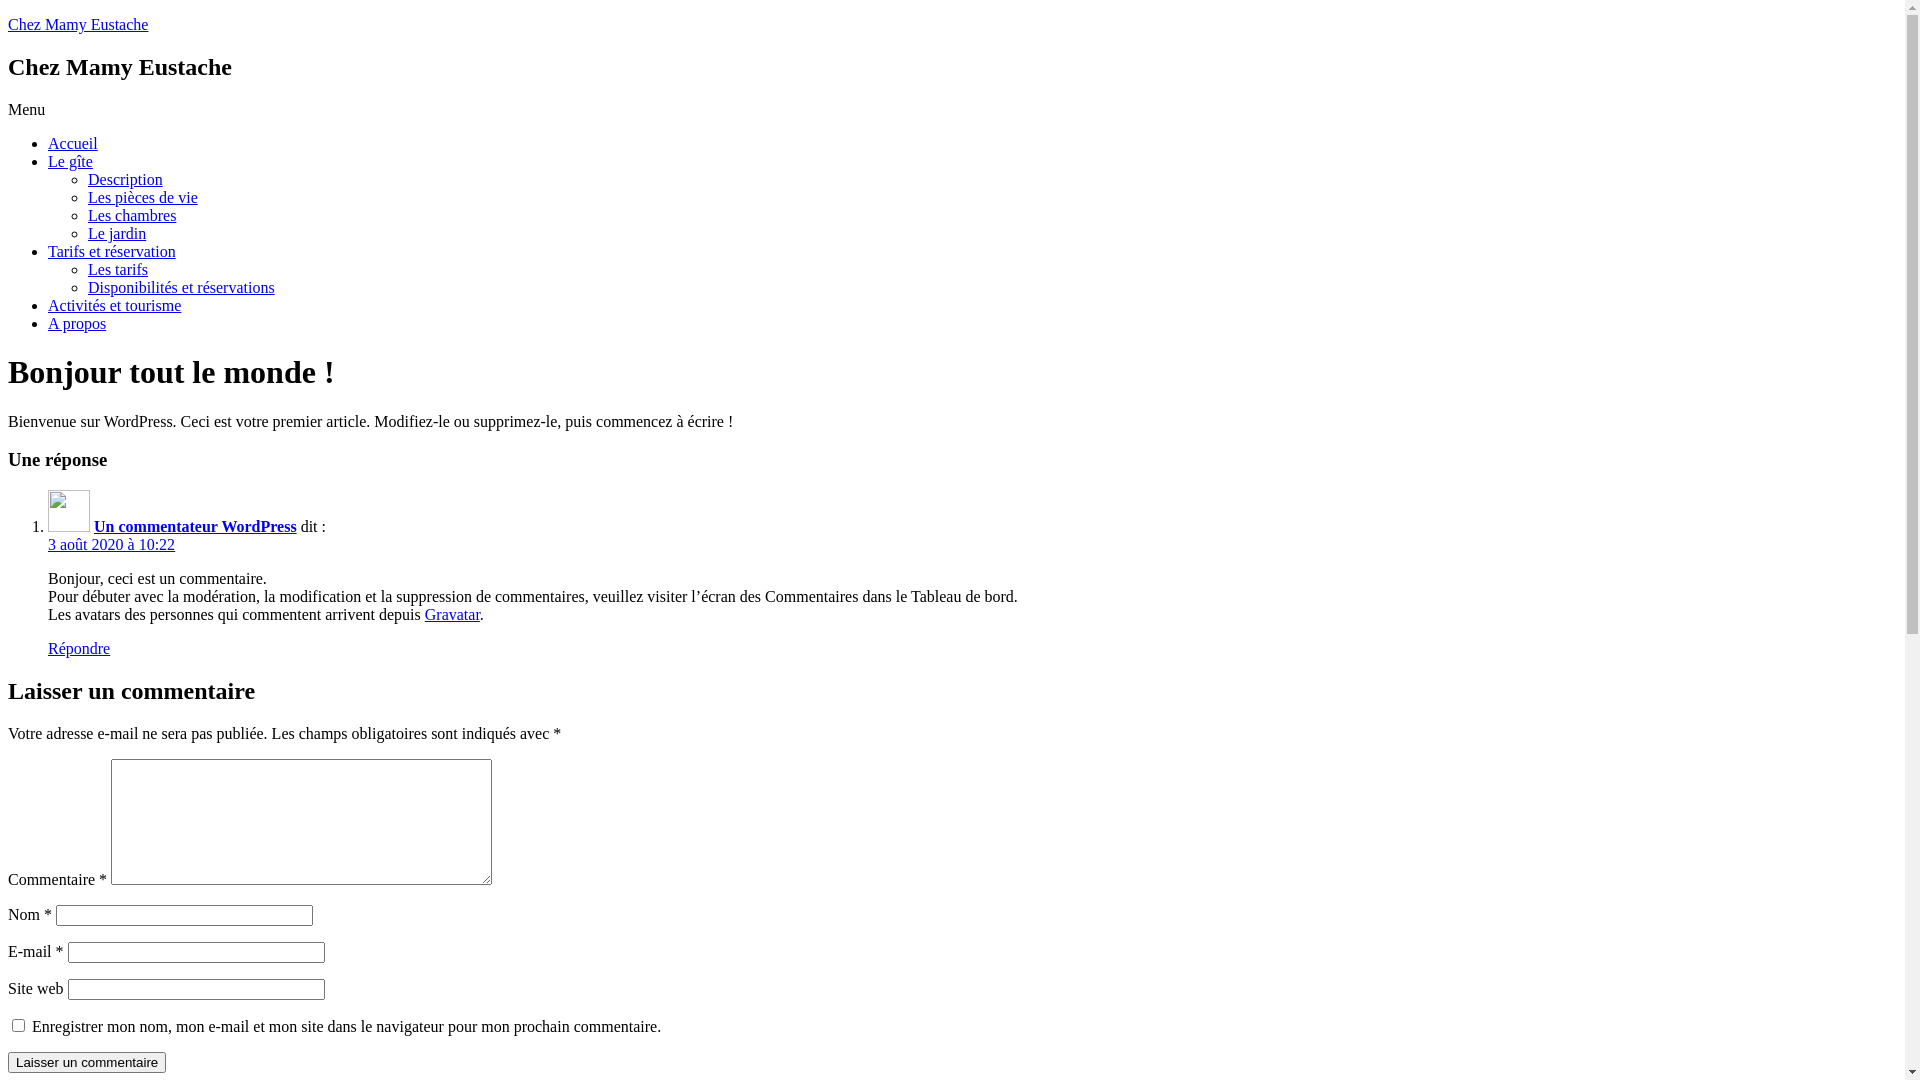 The height and width of the screenshot is (1080, 1920). I want to click on 'Les chambres', so click(130, 215).